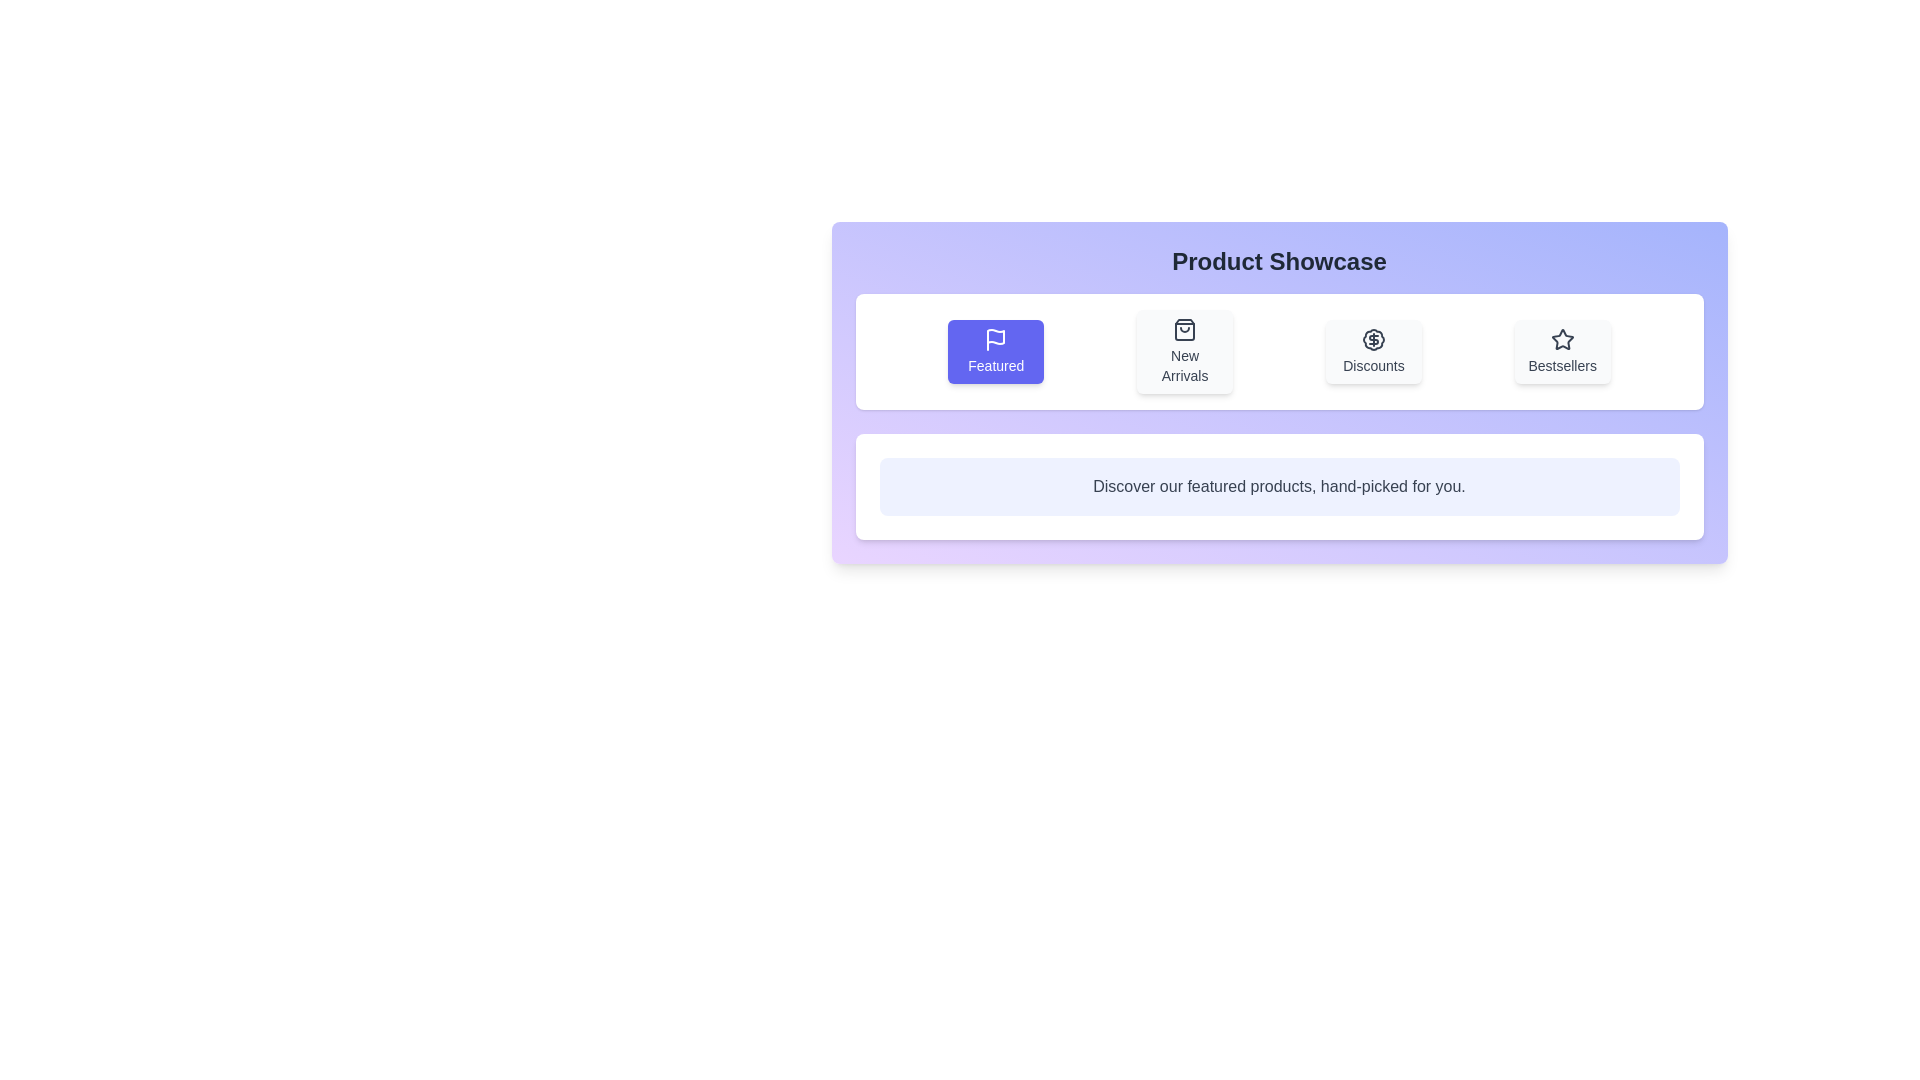 Image resolution: width=1920 pixels, height=1080 pixels. I want to click on the 'Featured' button, which is a rectangular button with rounded corners, vibrant indigo background, and white text, so click(996, 350).